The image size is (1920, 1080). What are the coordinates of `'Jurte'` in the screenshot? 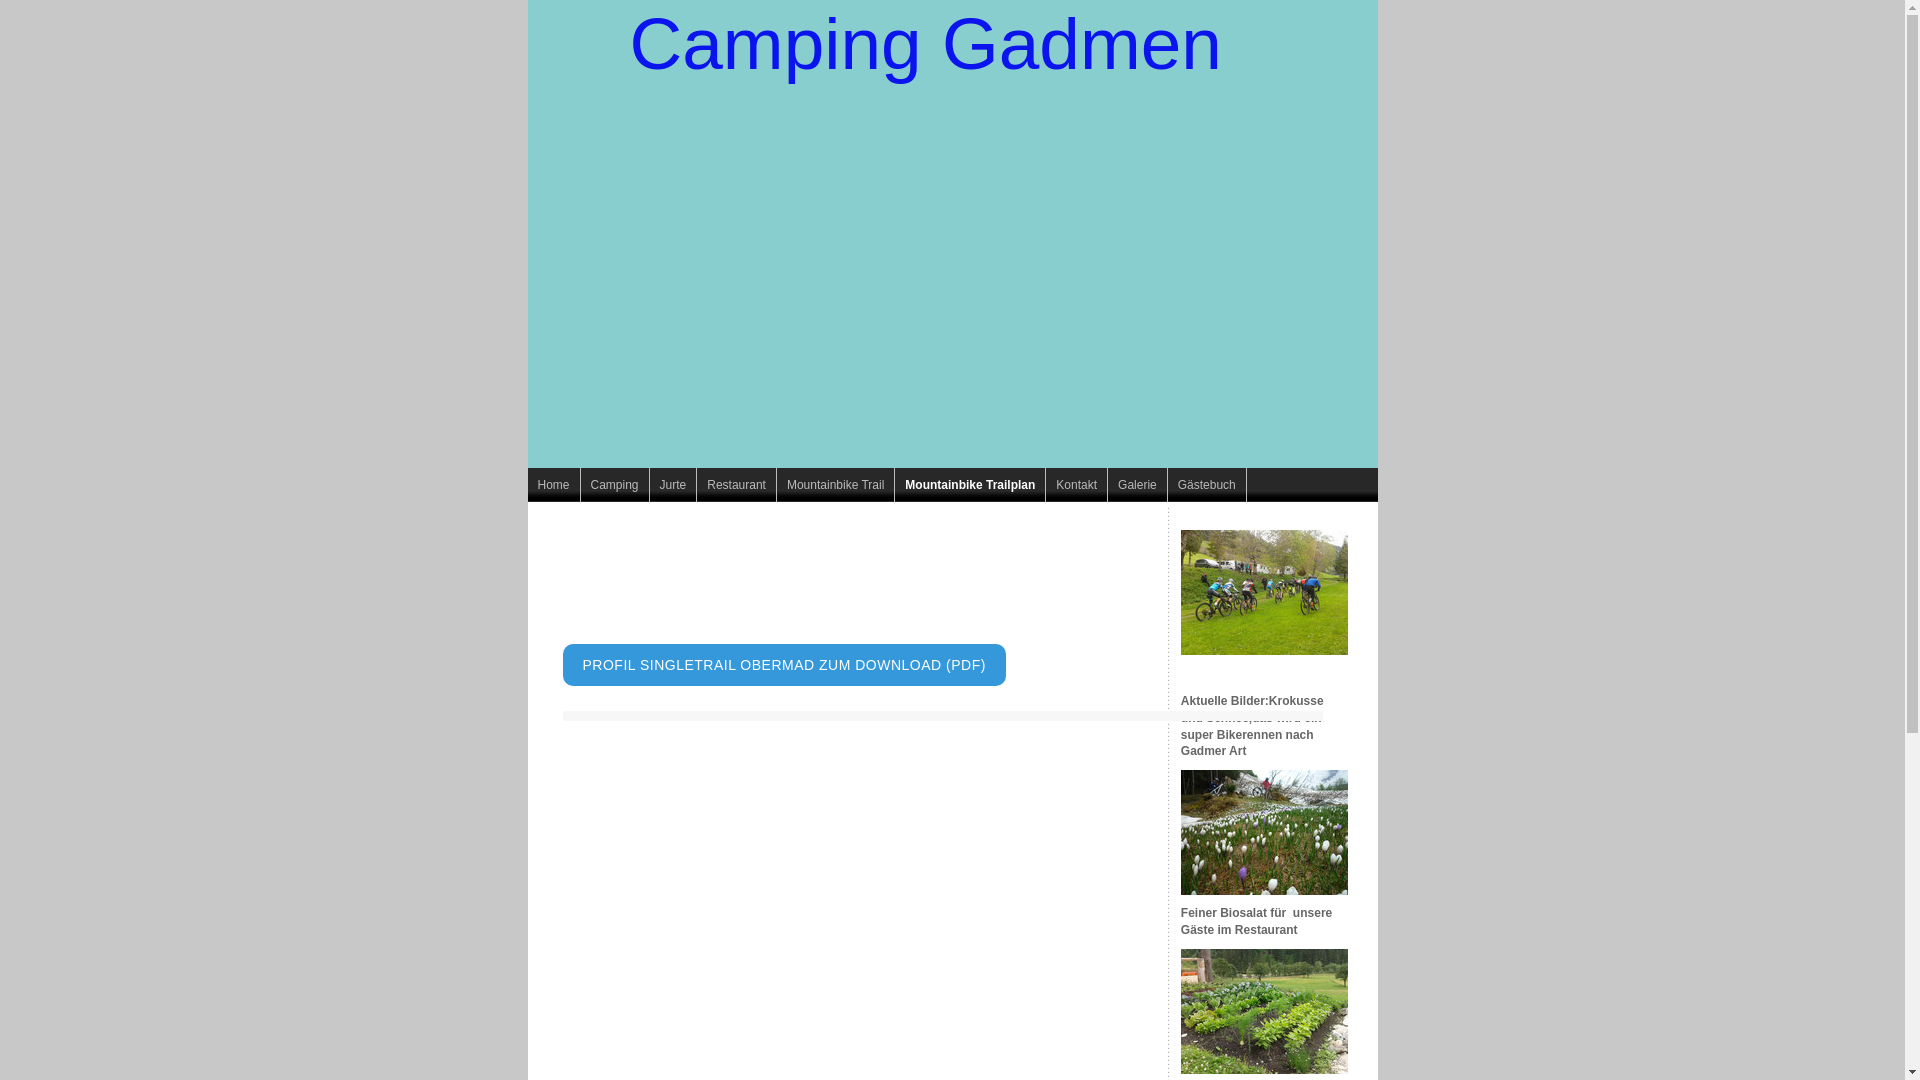 It's located at (673, 485).